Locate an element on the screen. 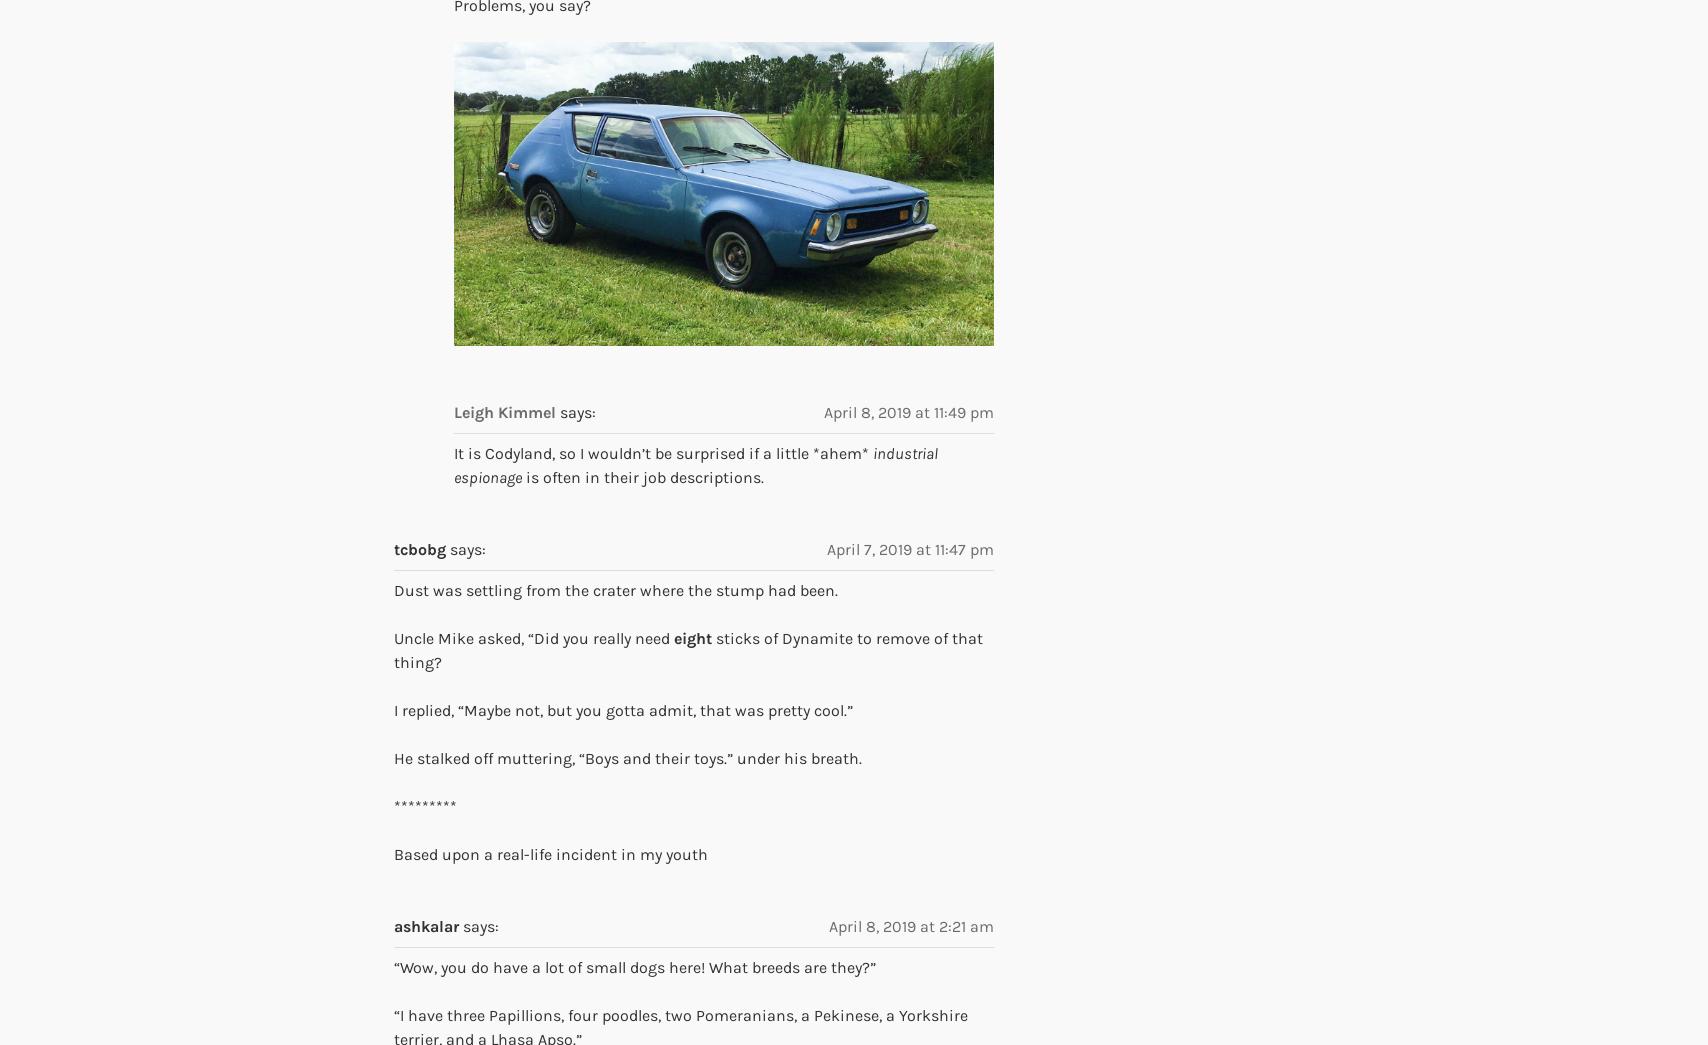 The height and width of the screenshot is (1045, 1708). 'I replied, “Maybe not, but you gotta admit, that was pretty cool.”' is located at coordinates (394, 708).